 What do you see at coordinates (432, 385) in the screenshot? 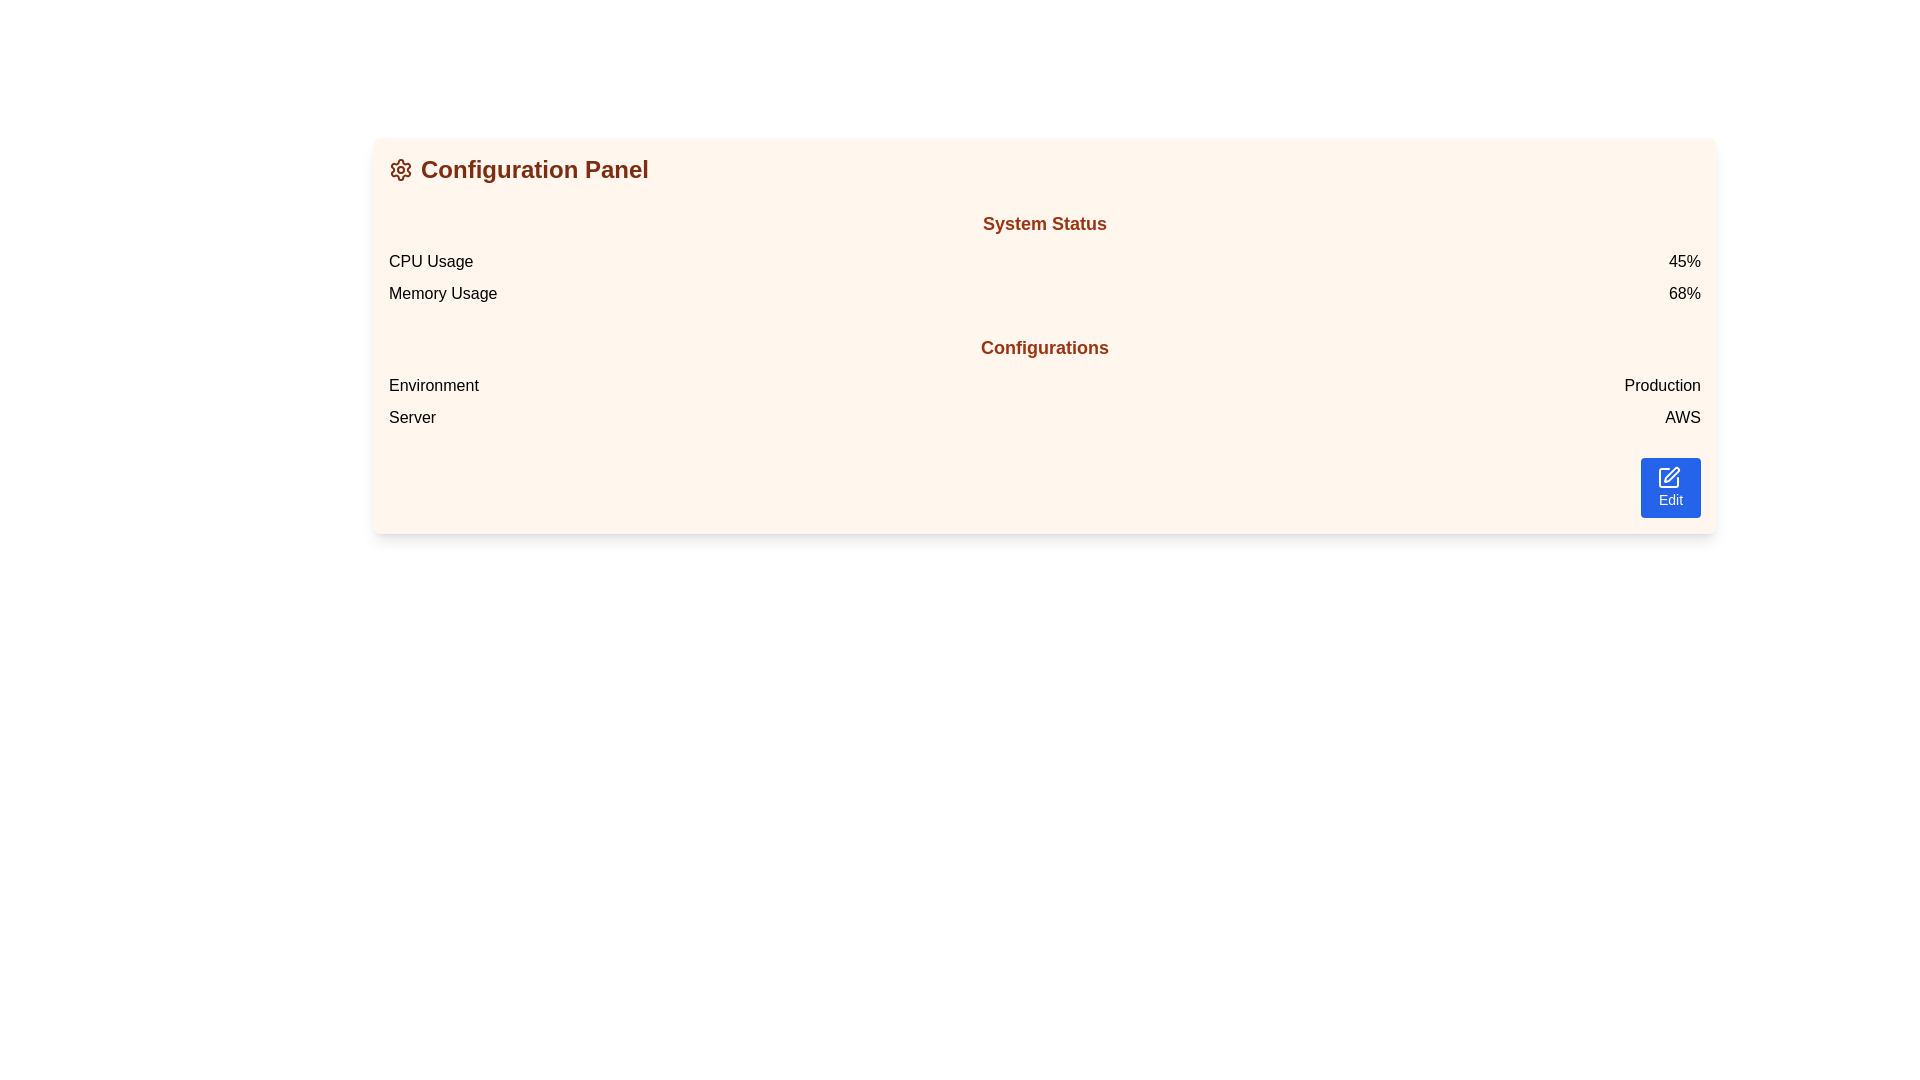
I see `the text label indicating a configuration property related to the environment, which is located in the left section of the configuration panel under the subheading 'Configurations', positioned before the word 'Production'` at bounding box center [432, 385].